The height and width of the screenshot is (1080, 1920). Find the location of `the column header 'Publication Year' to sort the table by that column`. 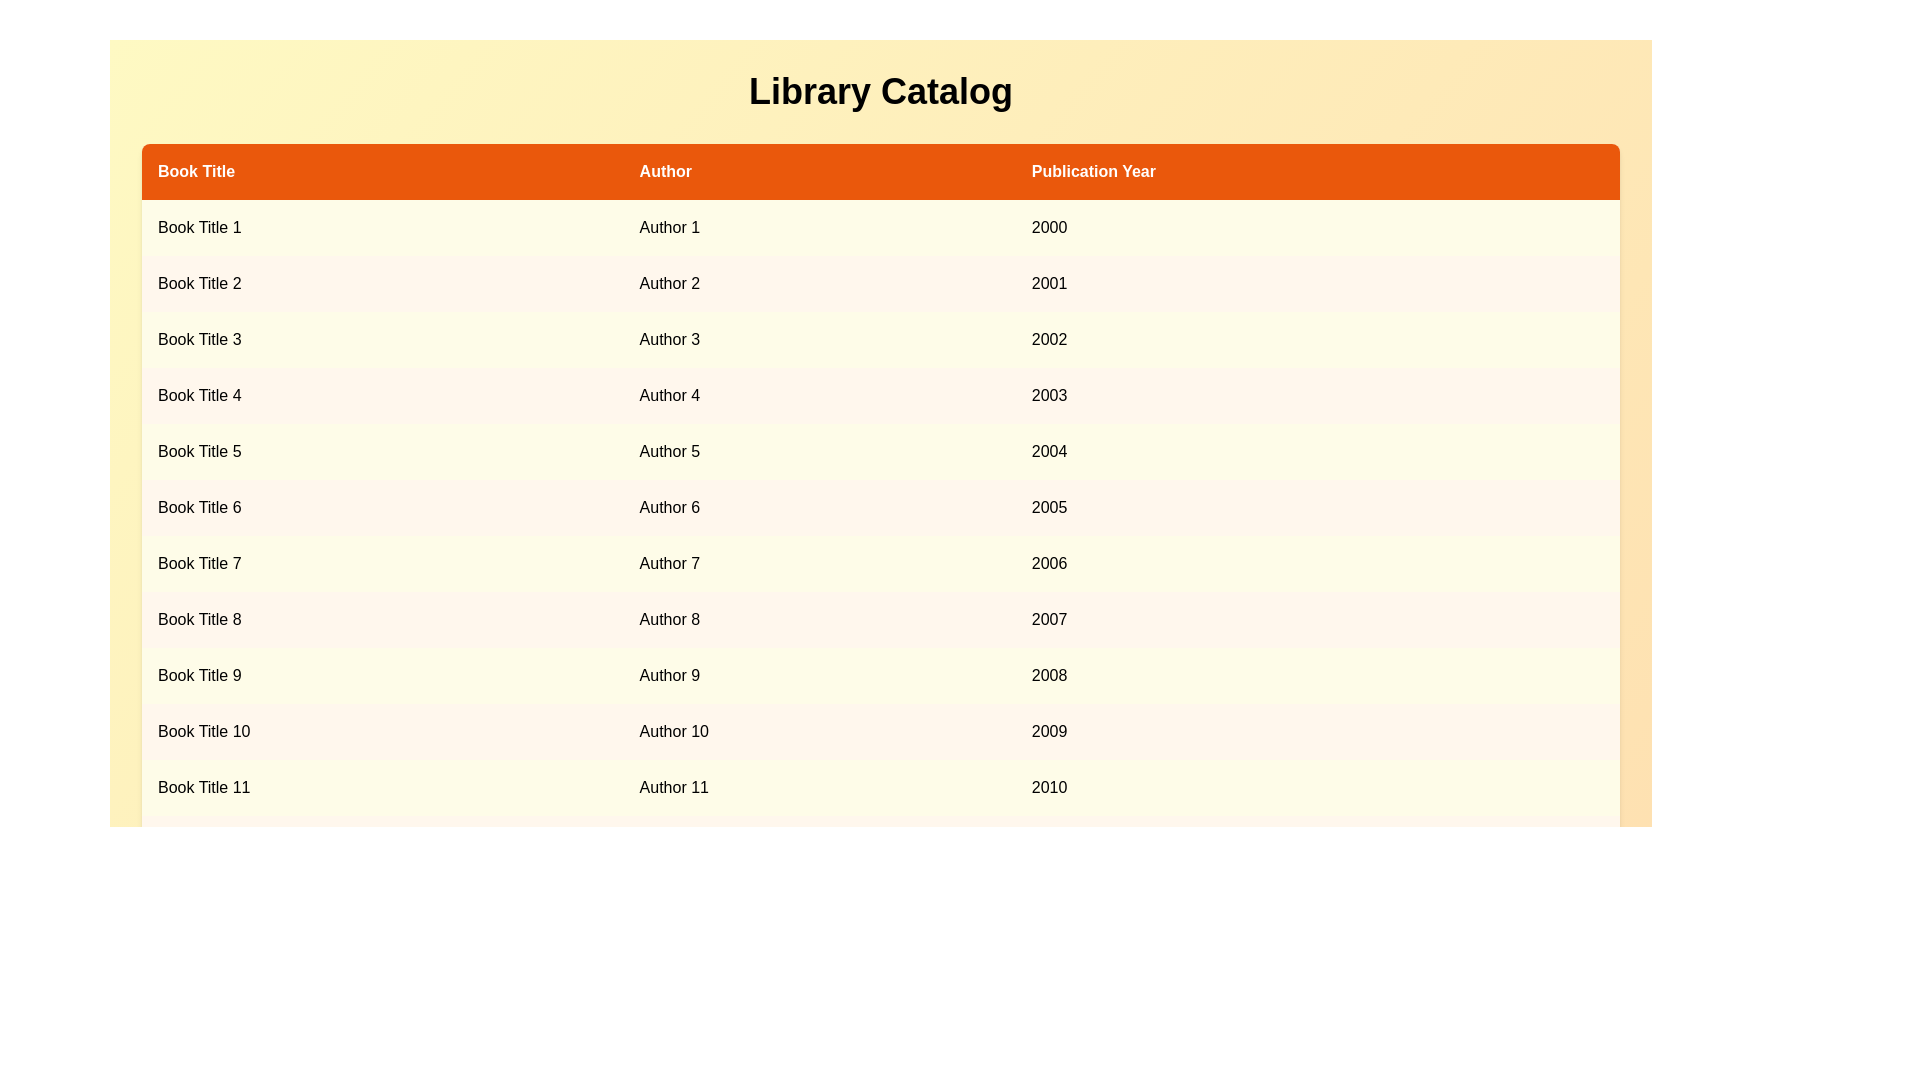

the column header 'Publication Year' to sort the table by that column is located at coordinates (1316, 171).